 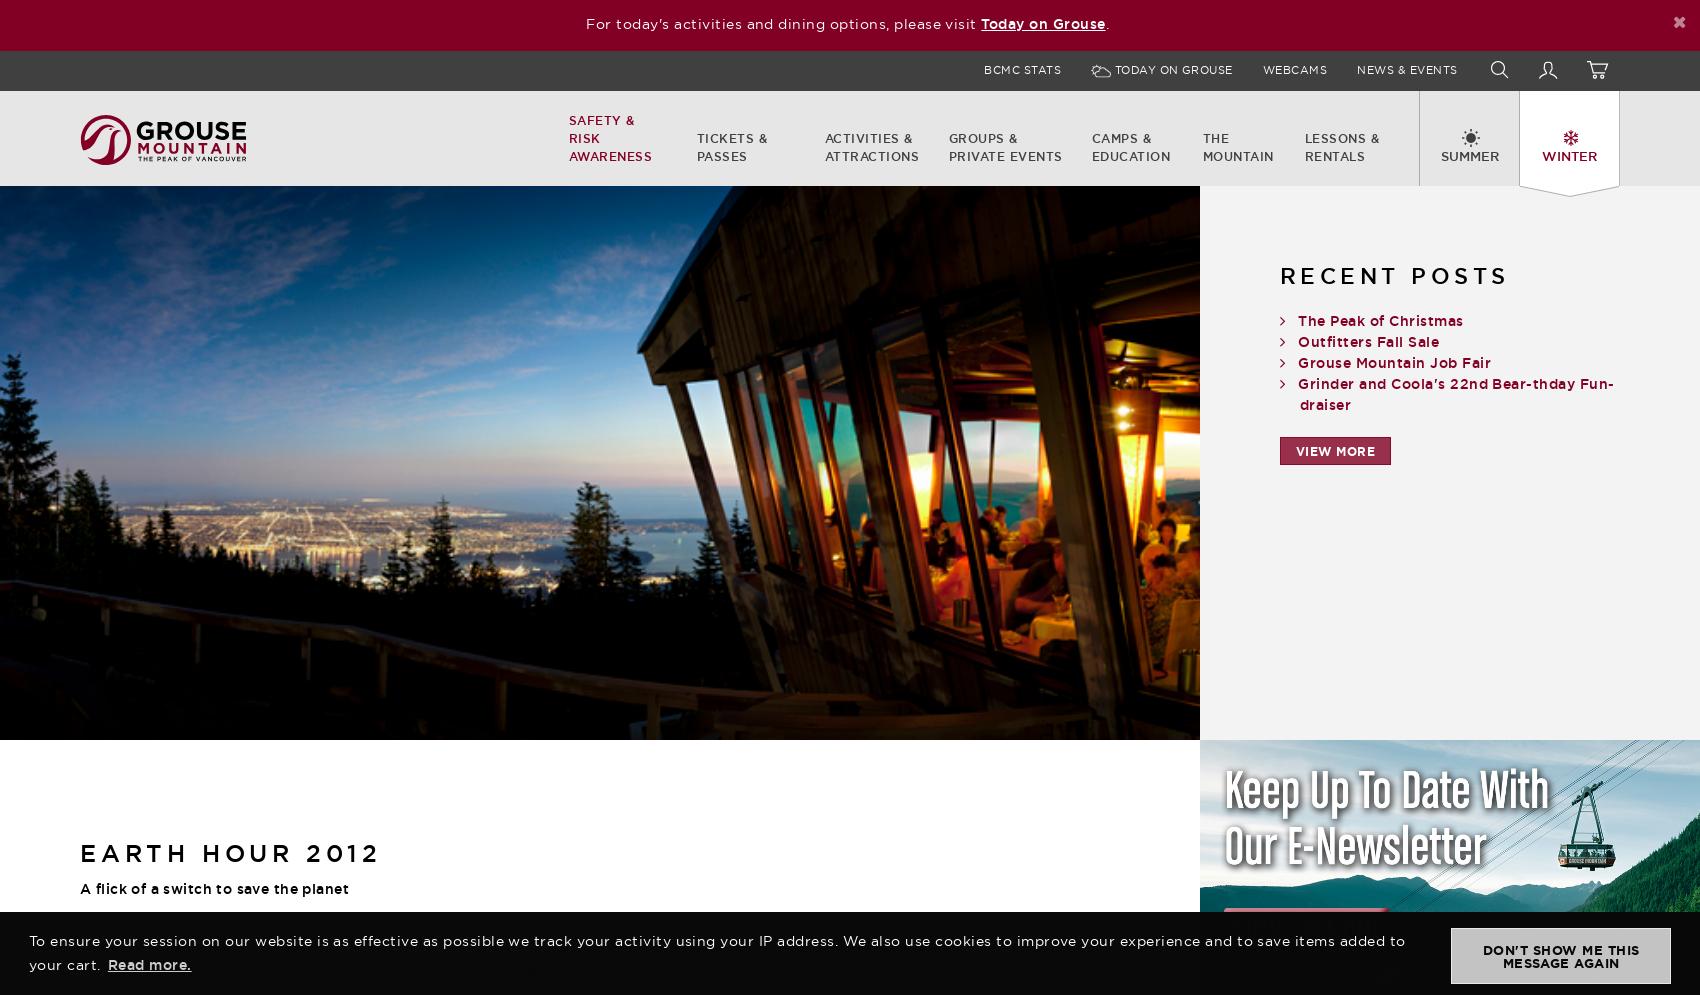 What do you see at coordinates (1560, 957) in the screenshot?
I see `'Don't show me this message again'` at bounding box center [1560, 957].